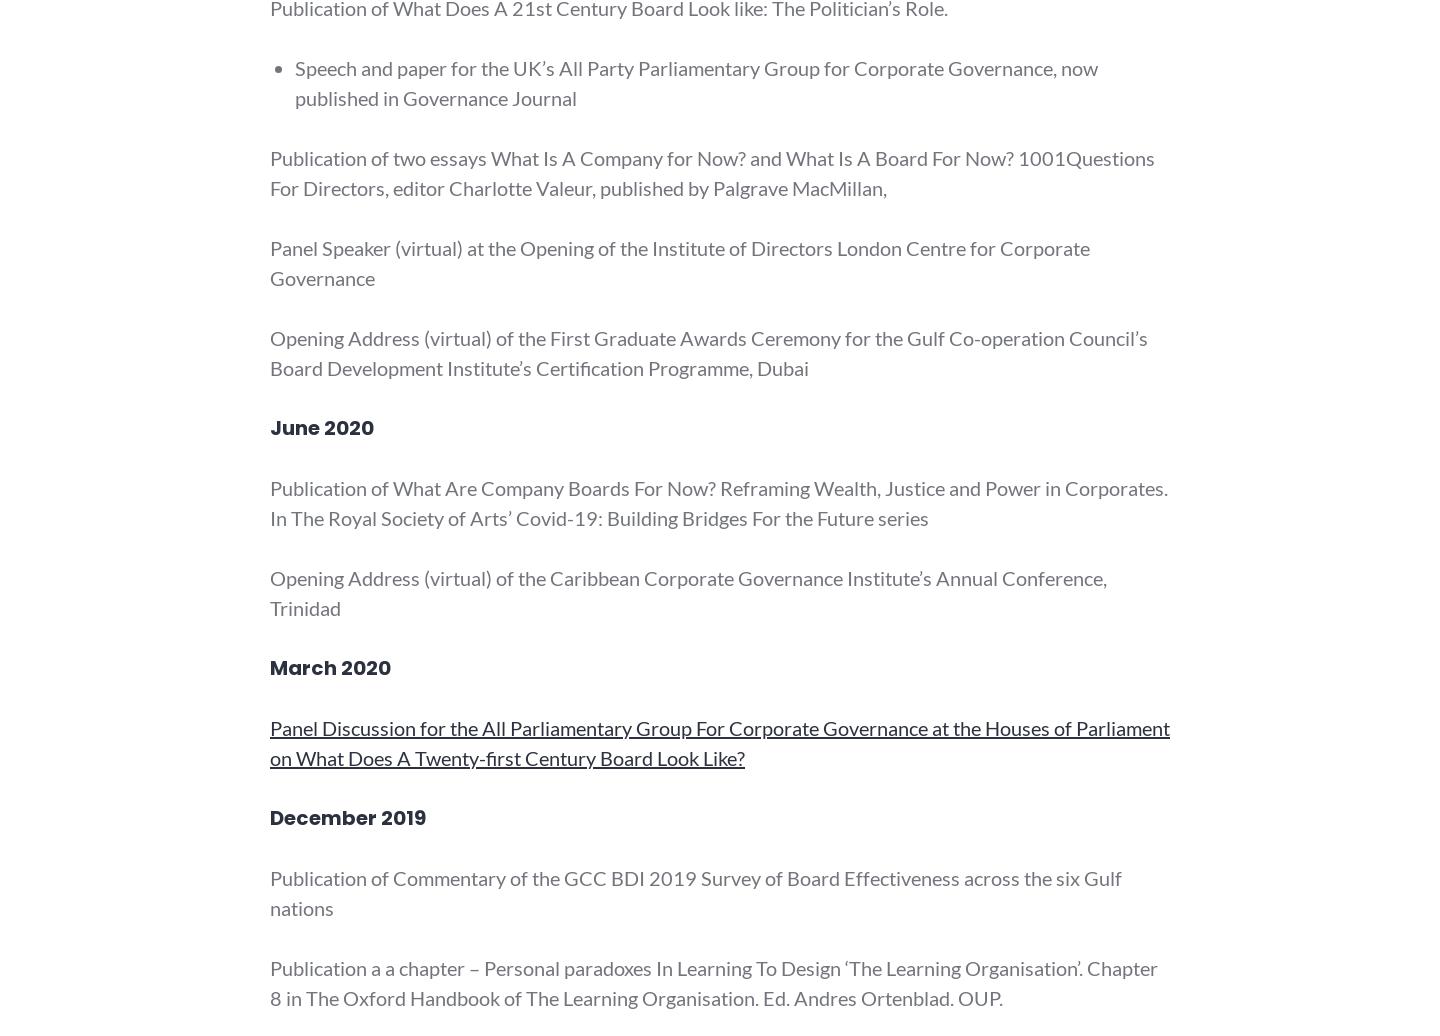 This screenshot has width=1440, height=1036. Describe the element at coordinates (348, 818) in the screenshot. I see `'December 2019'` at that location.